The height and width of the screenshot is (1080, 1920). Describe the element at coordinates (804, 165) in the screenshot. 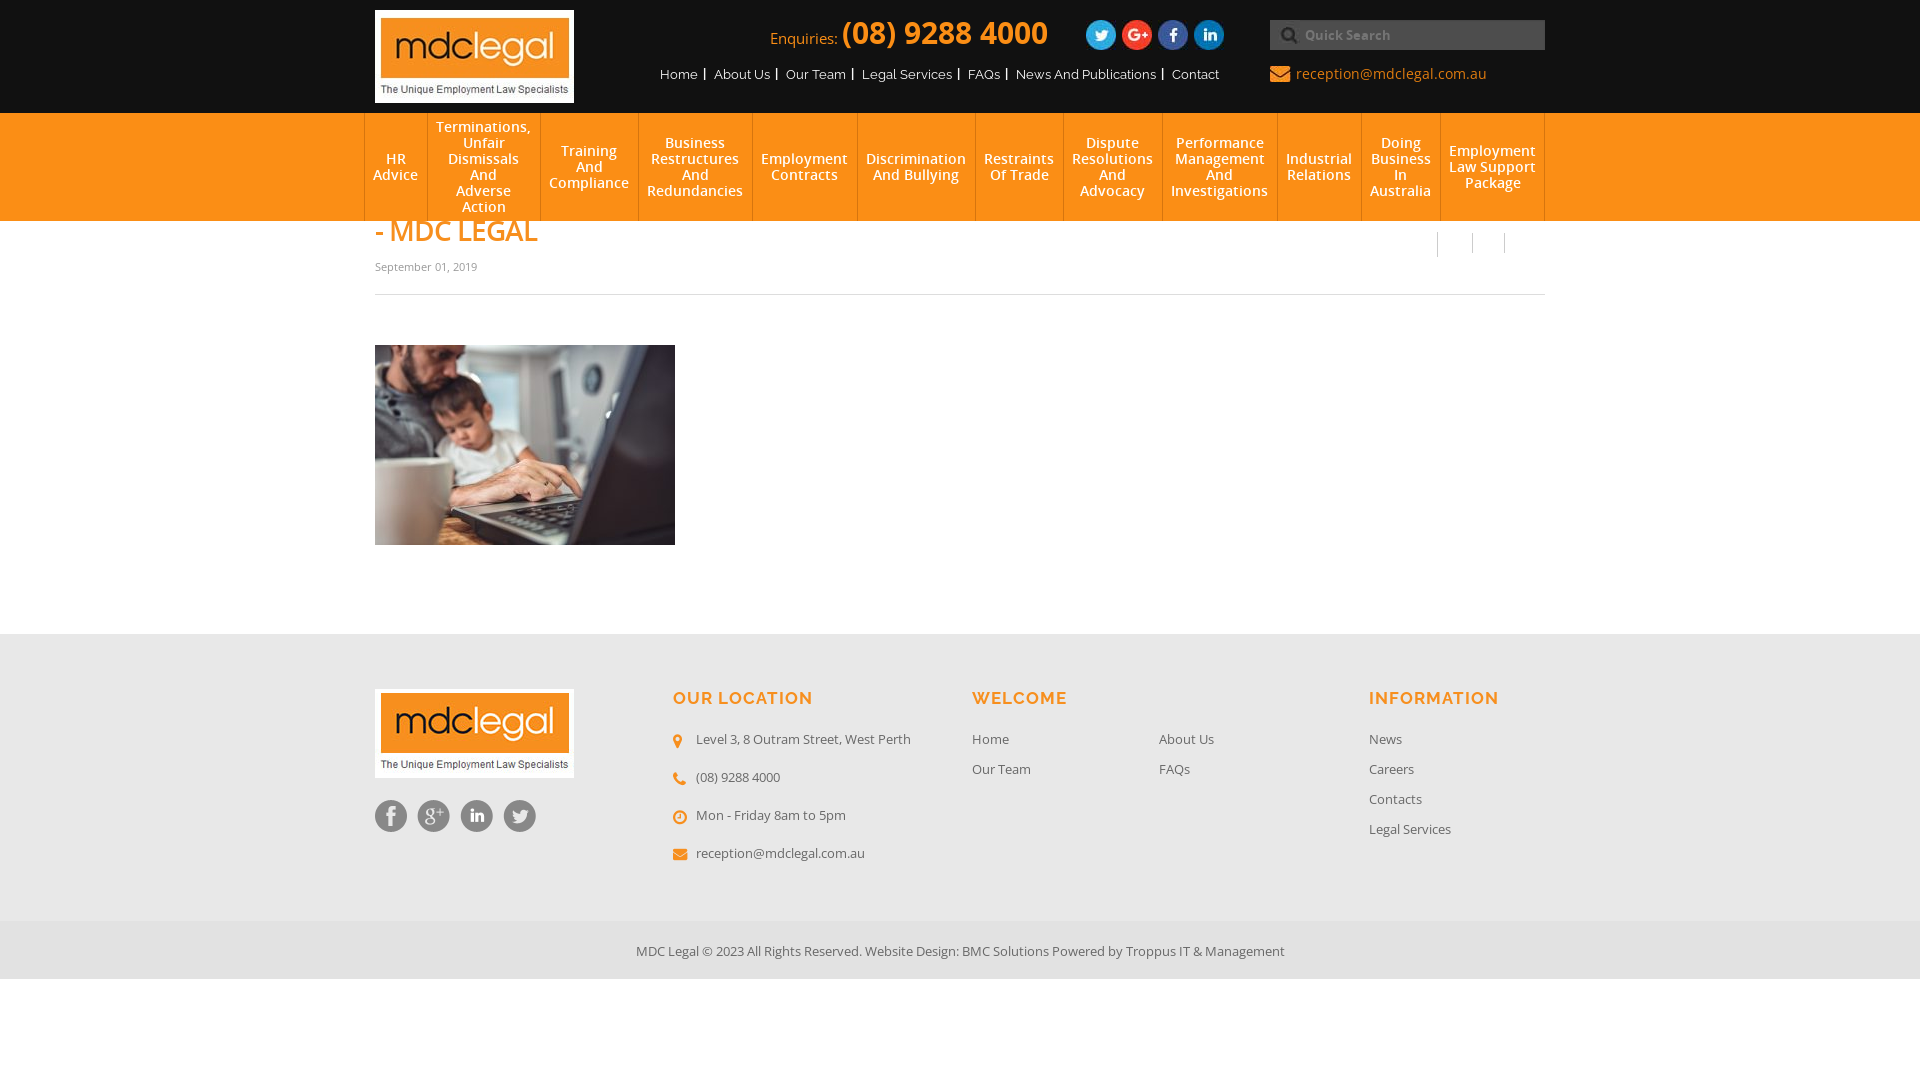

I see `'Employment` at that location.